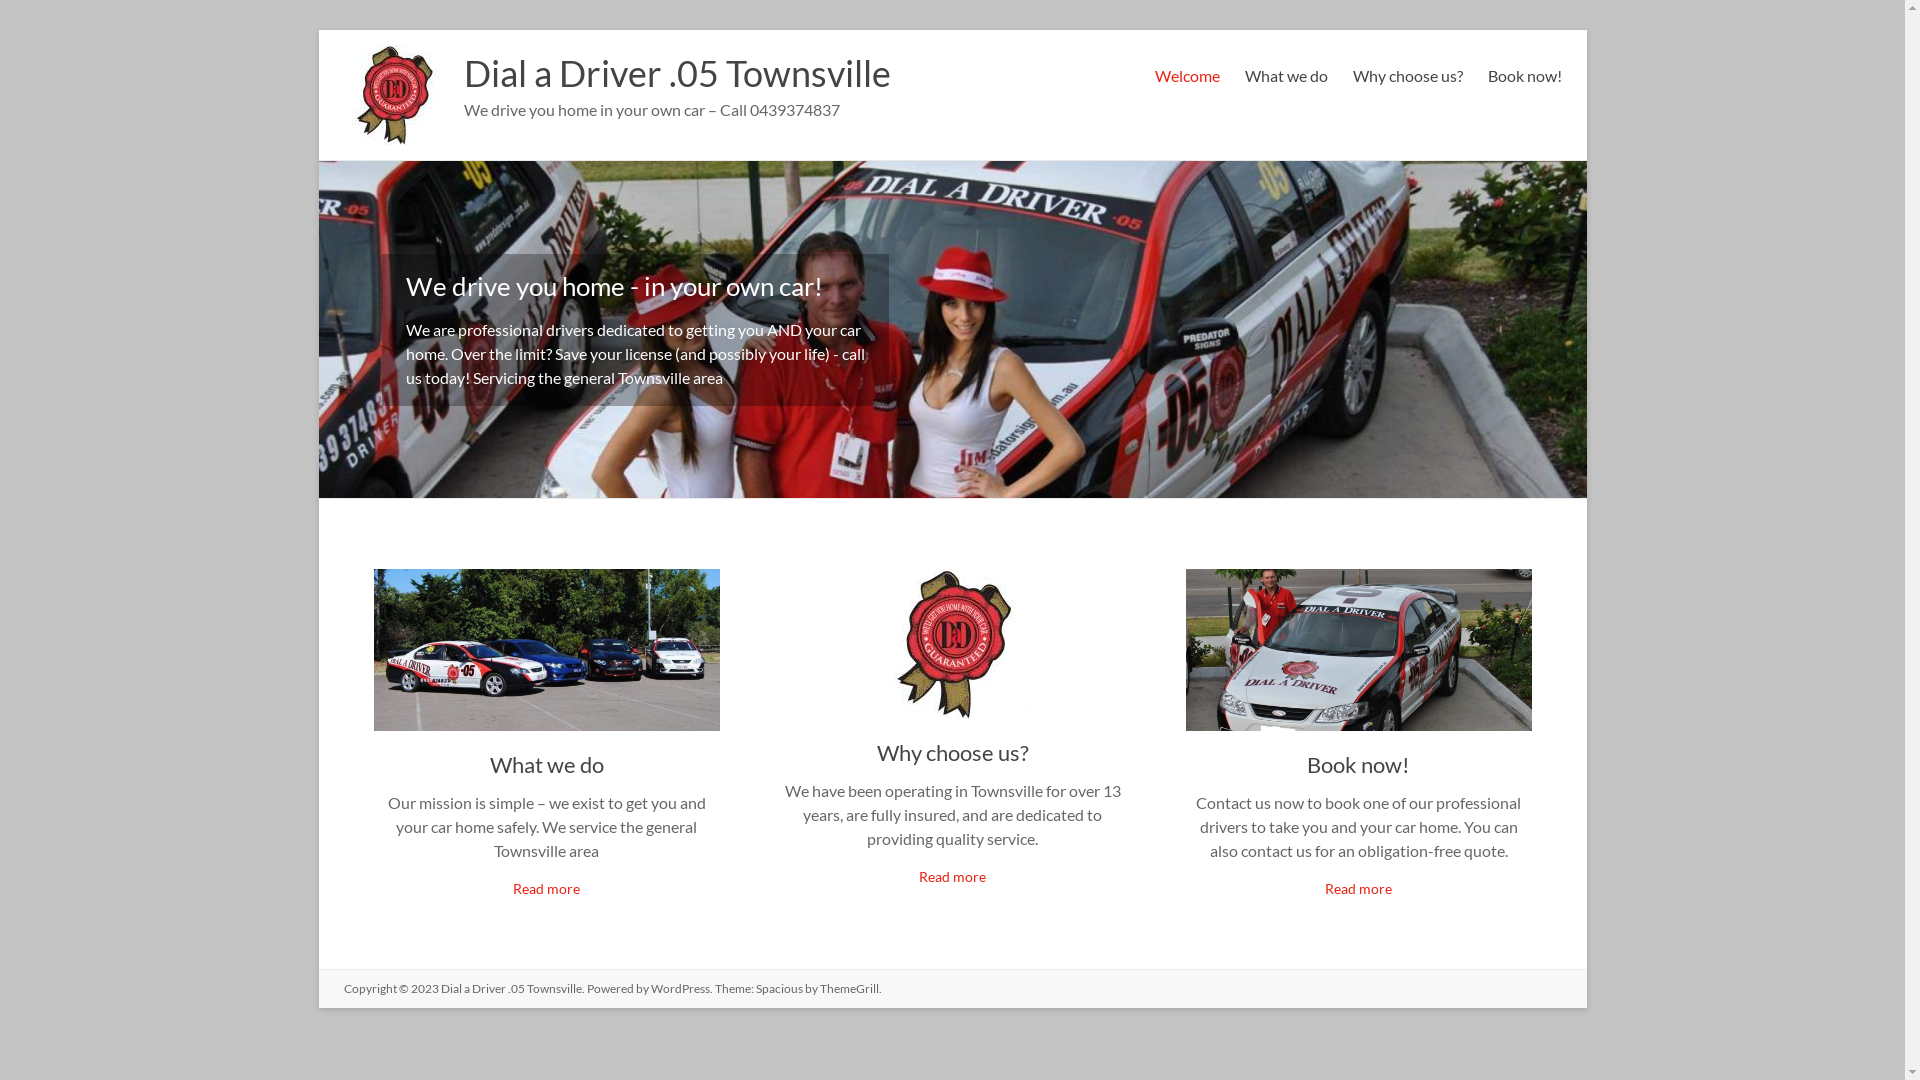 This screenshot has width=1920, height=1080. I want to click on 'WordPress', so click(679, 987).